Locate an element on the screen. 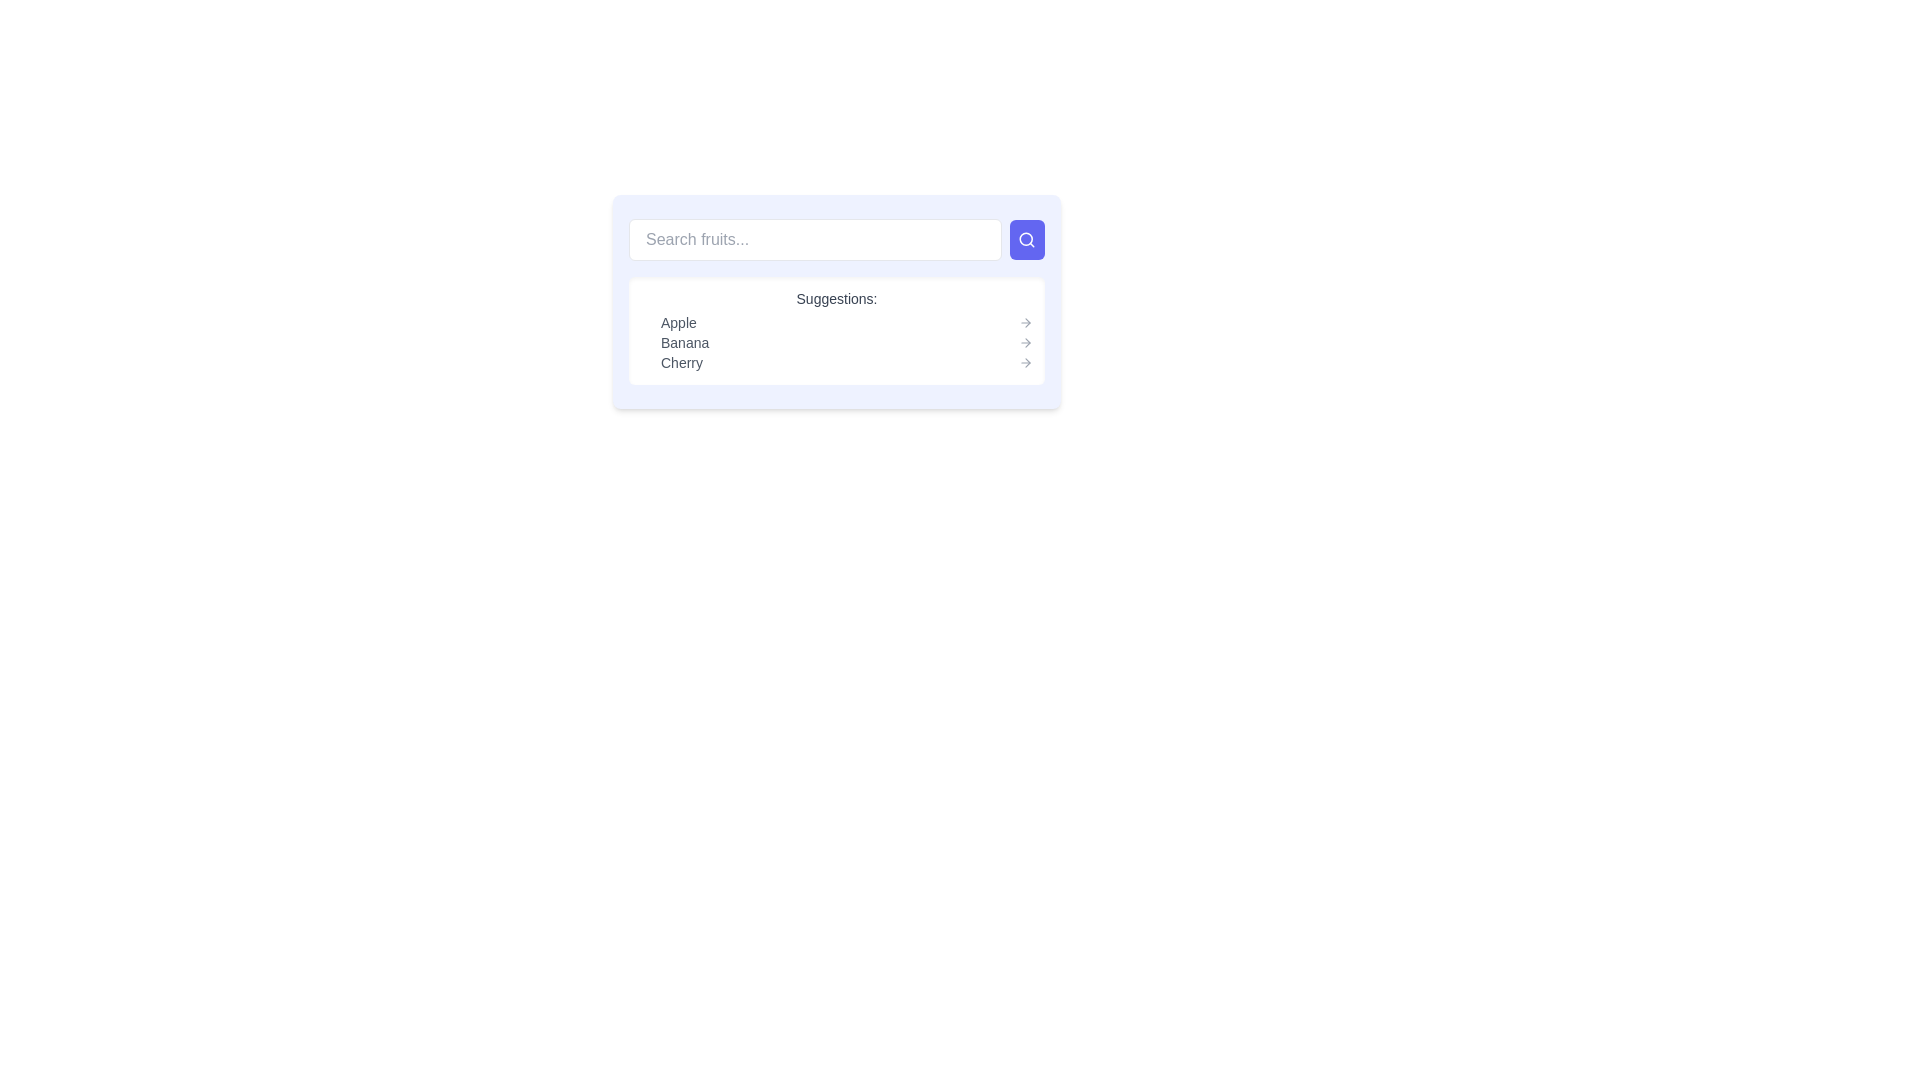 This screenshot has height=1080, width=1920. the search button located at the top-right of the search bar, which triggers a hover effect is located at coordinates (1027, 238).